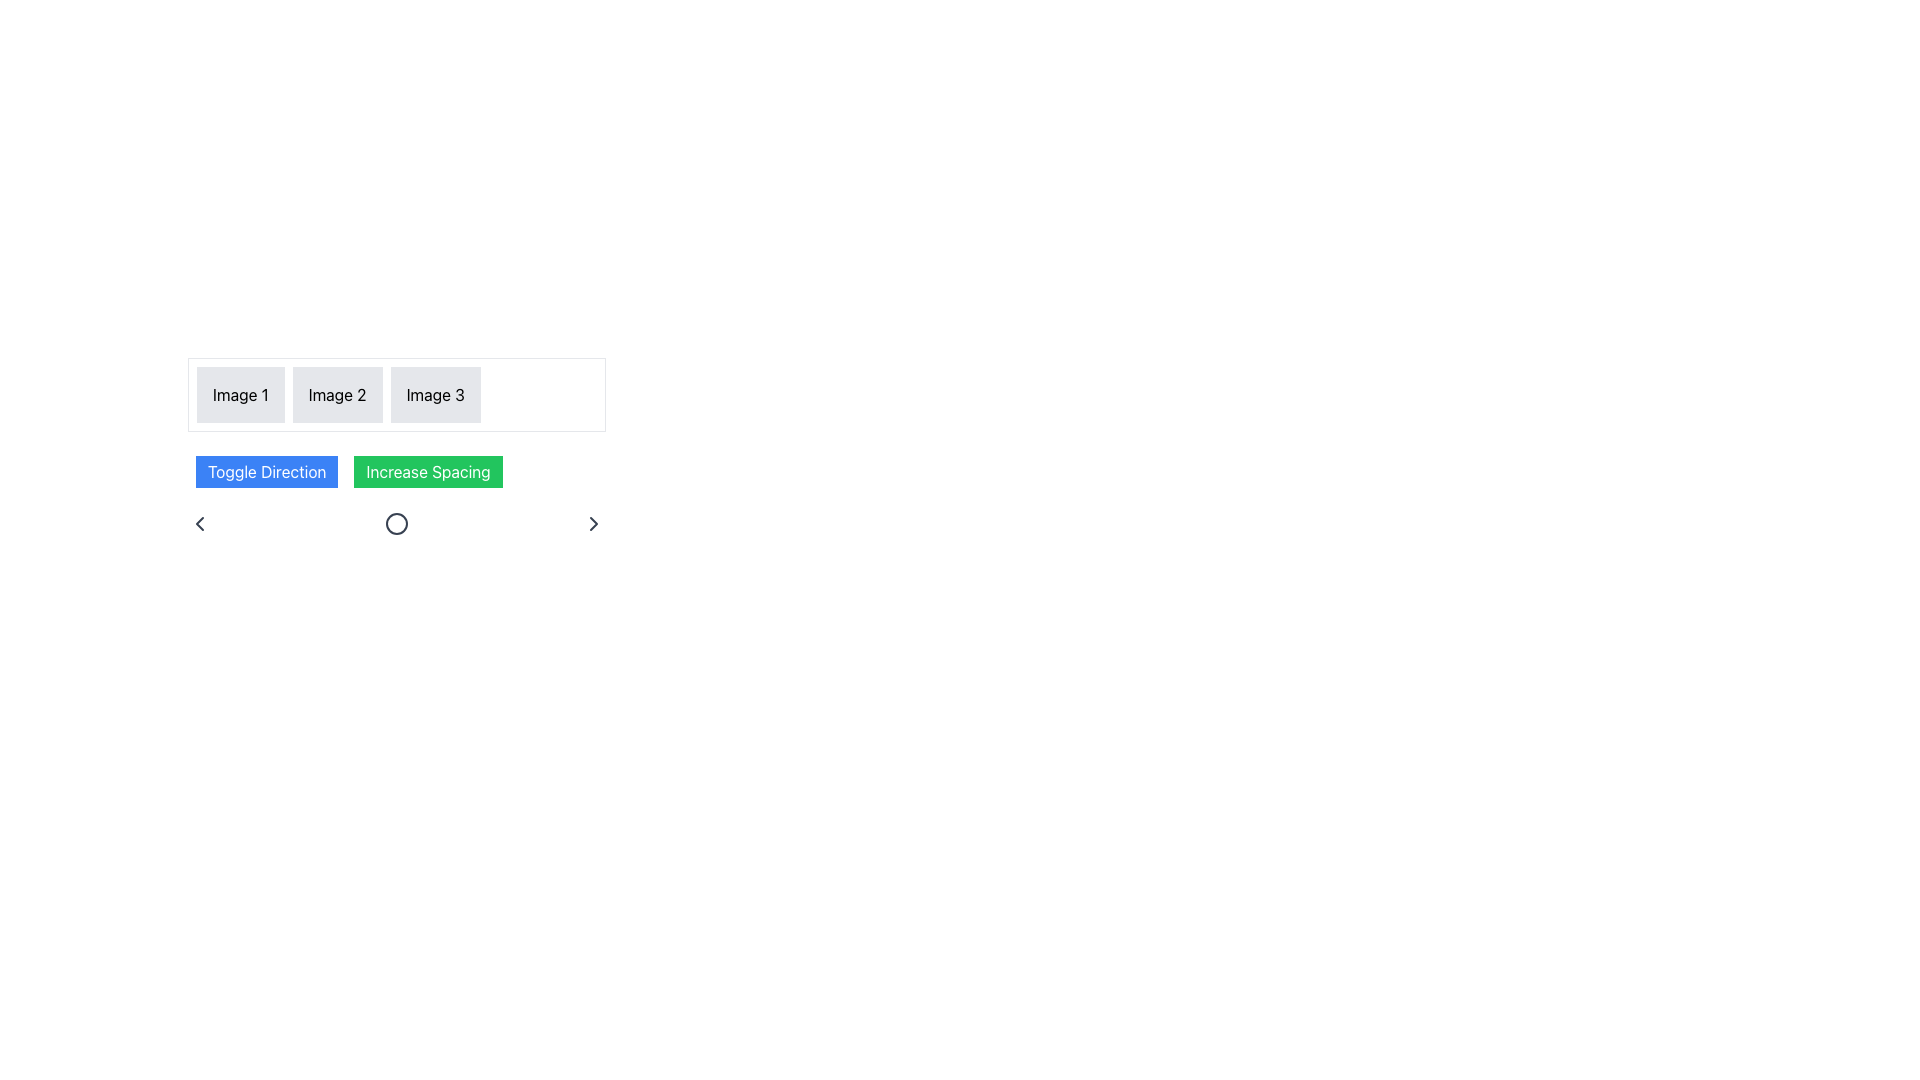 This screenshot has width=1920, height=1080. I want to click on the green button labeled 'Increase Spacing', so click(427, 471).